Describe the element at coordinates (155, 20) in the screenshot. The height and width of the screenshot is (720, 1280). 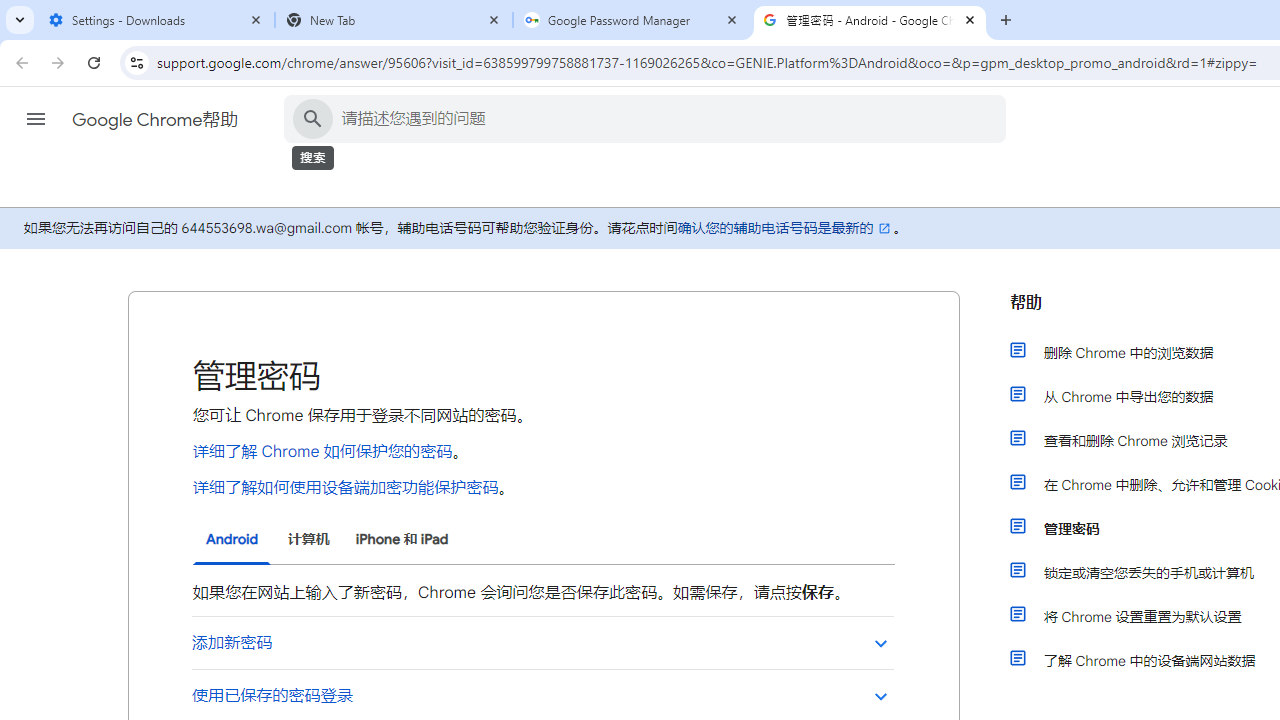
I see `'Settings - Downloads'` at that location.